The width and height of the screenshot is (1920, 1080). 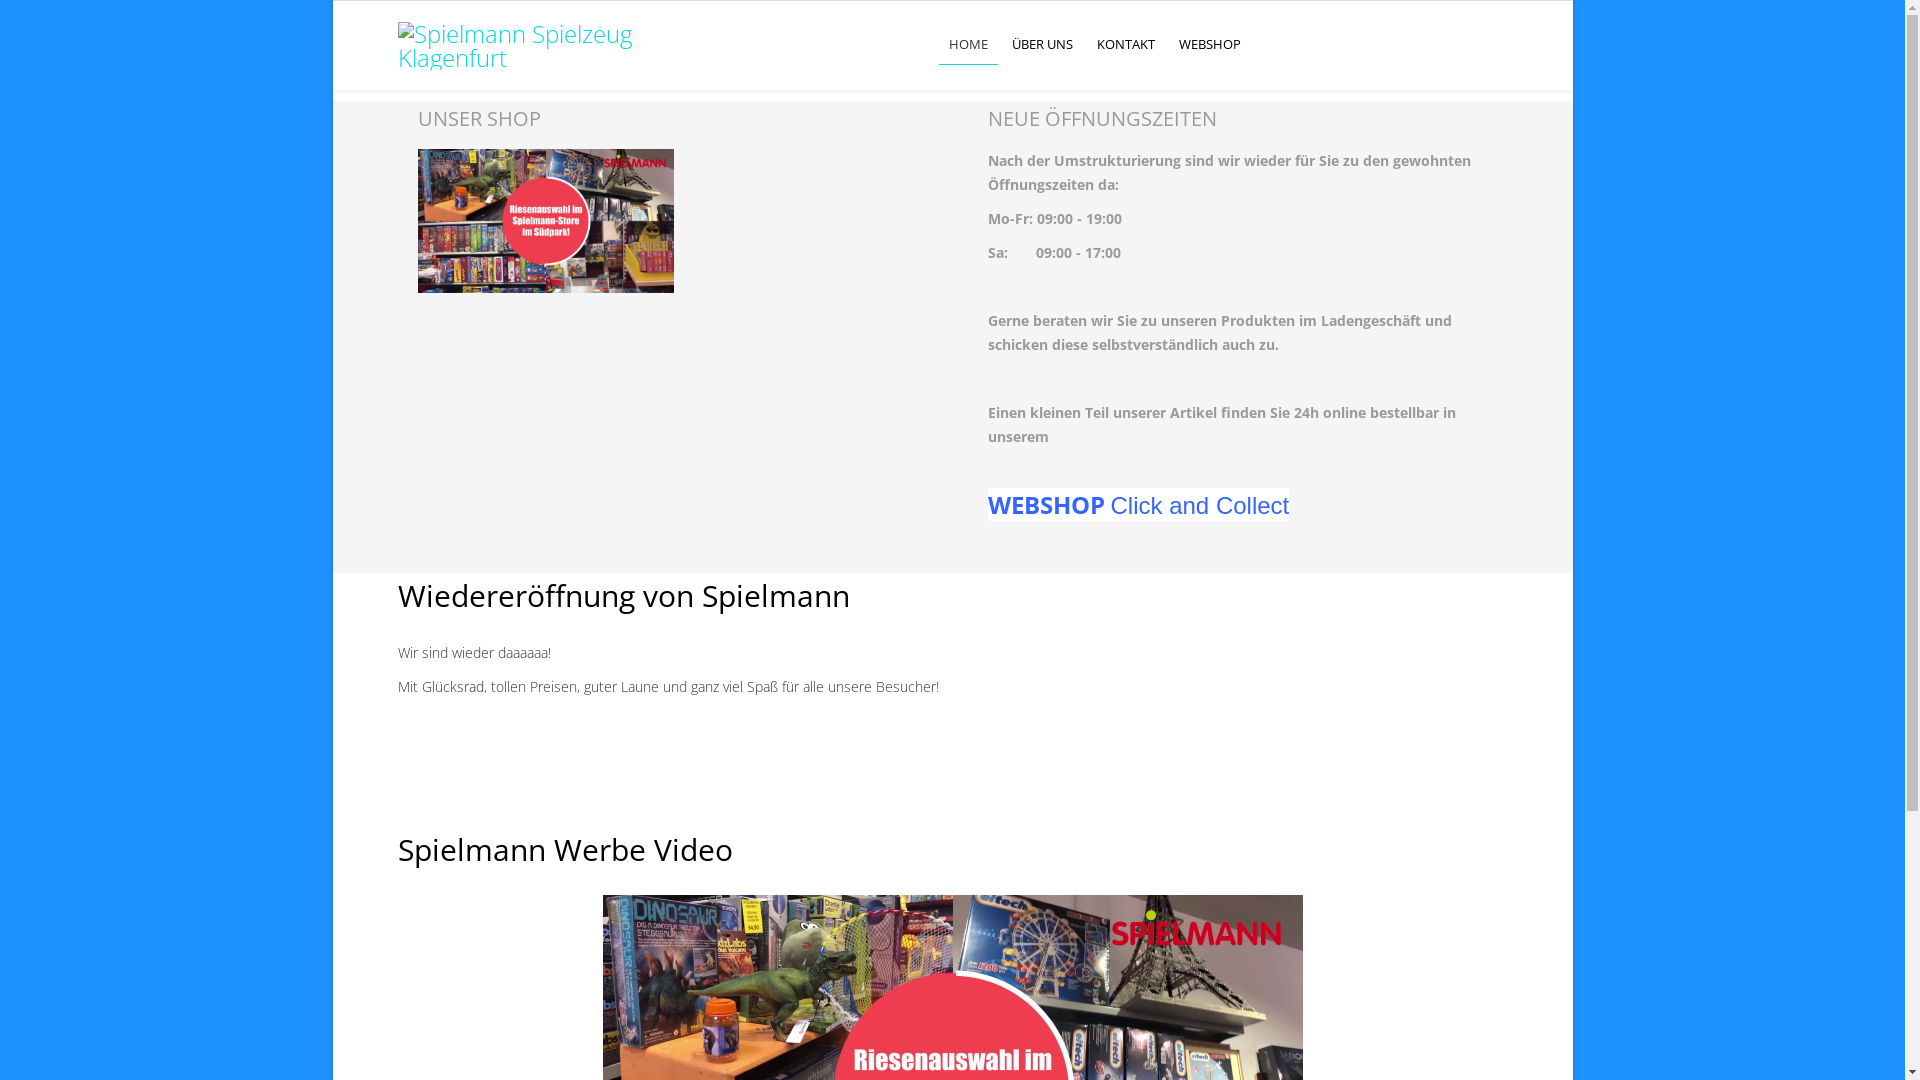 I want to click on 'HOME', so click(x=968, y=44).